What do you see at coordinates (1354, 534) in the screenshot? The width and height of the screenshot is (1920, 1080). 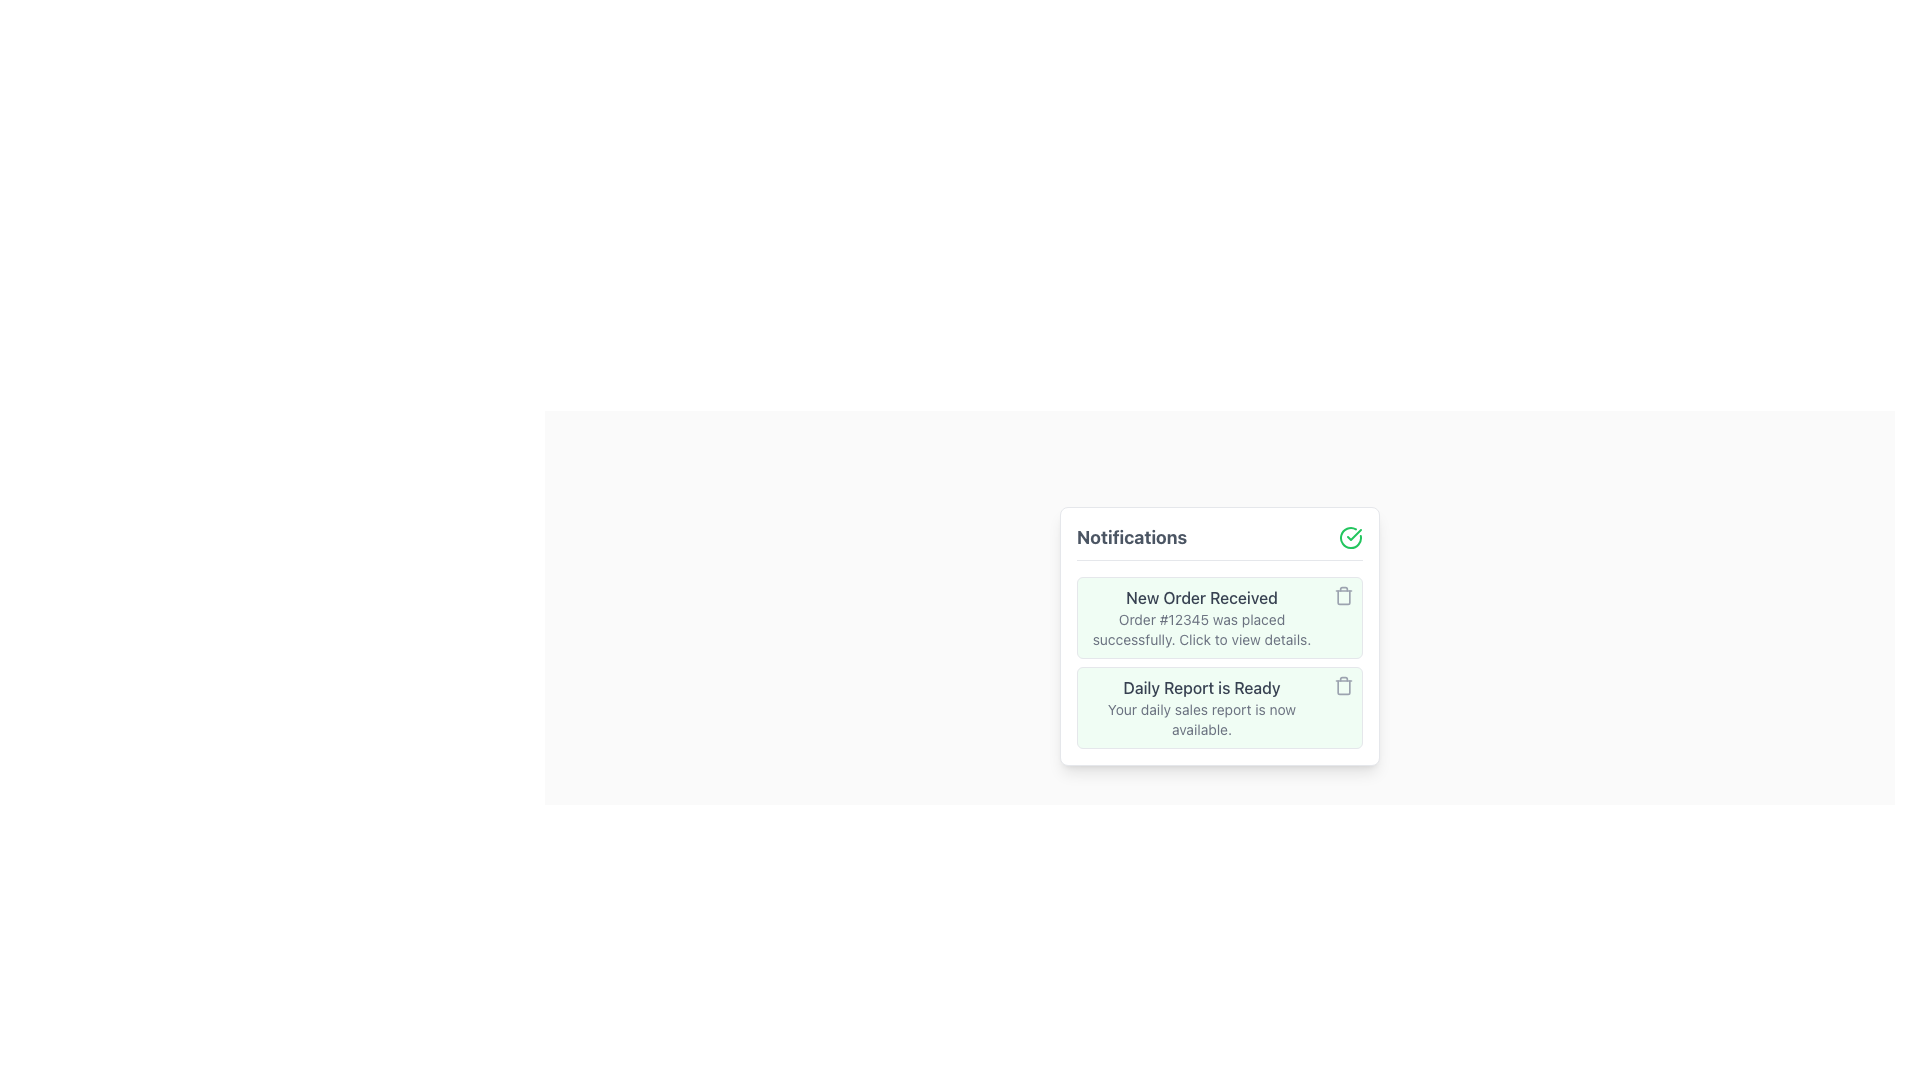 I see `the small green checkmark icon located in the upper-right corner of the notifications pane, which is part of a larger circular icon` at bounding box center [1354, 534].